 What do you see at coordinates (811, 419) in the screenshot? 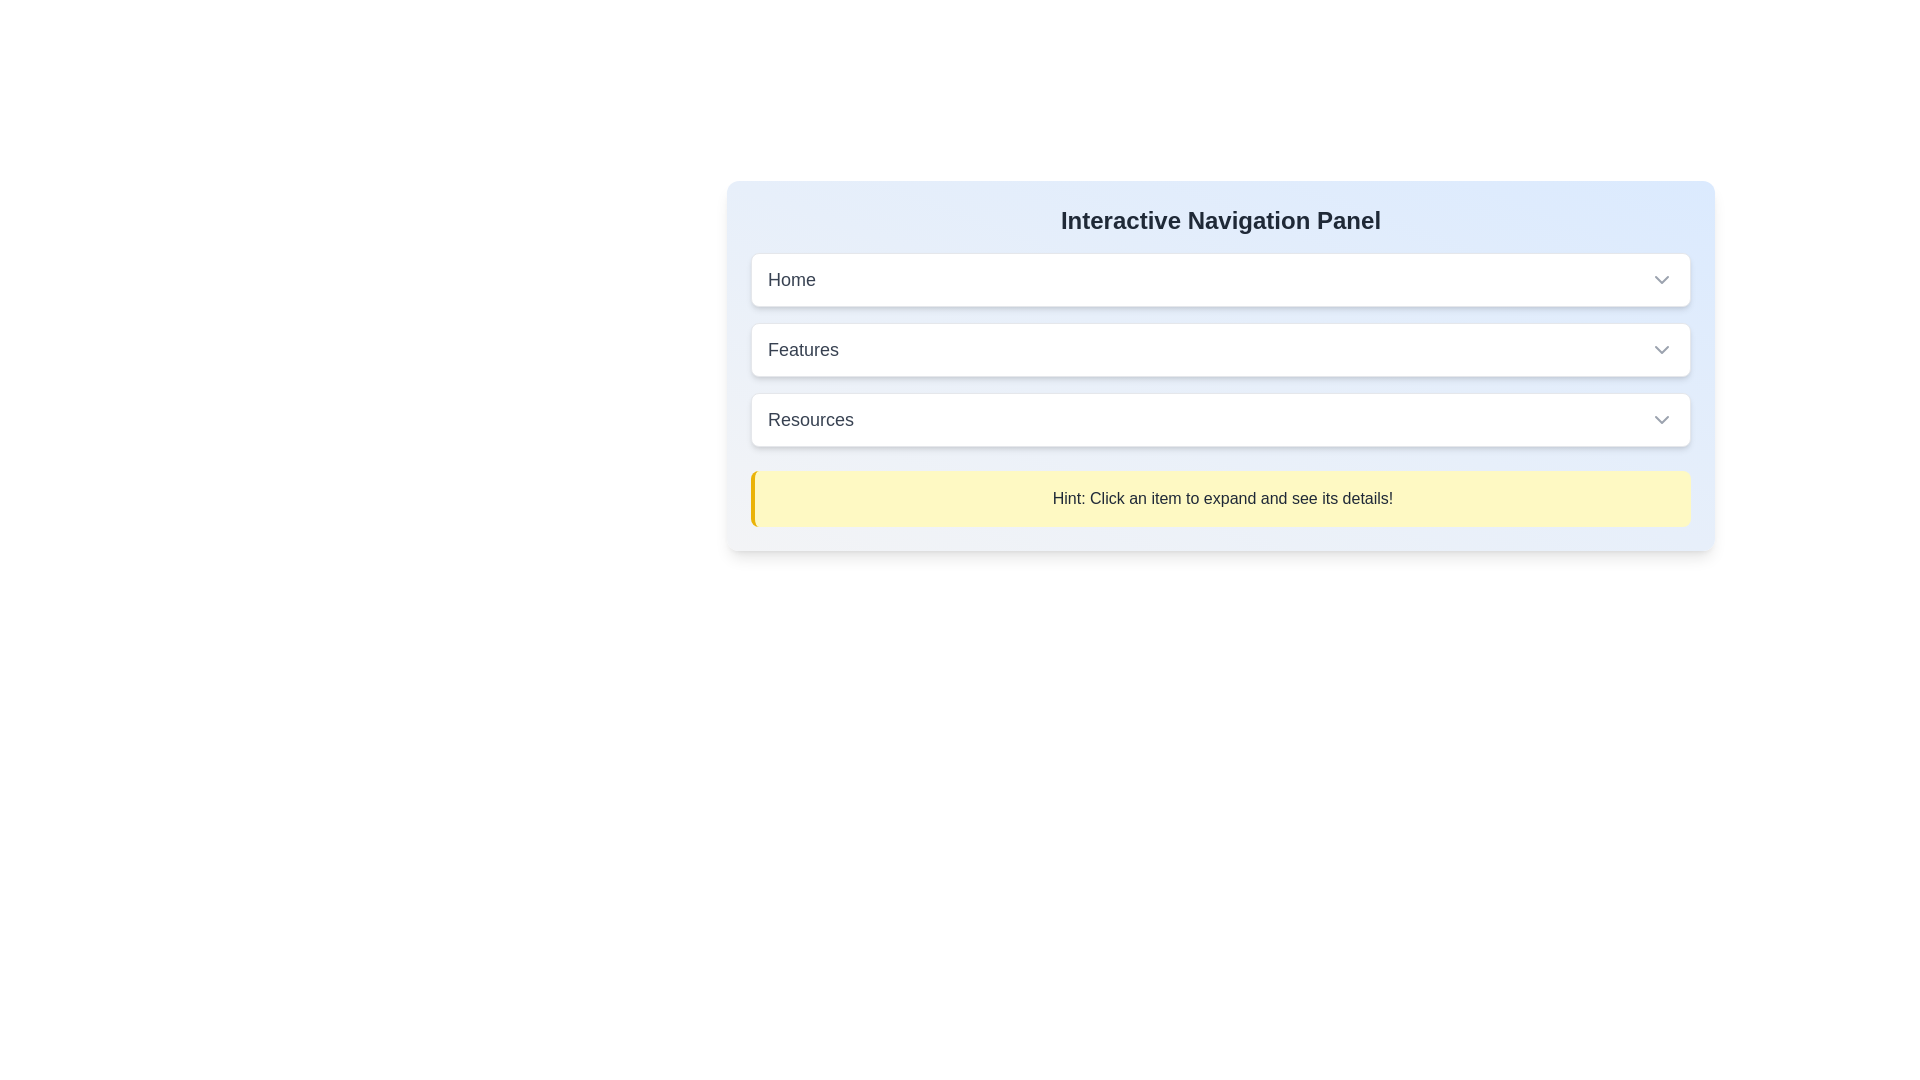
I see `text label 'Resources' which is styled in a large font, colored gray, and is the label of the third item in a vertical navigation panel` at bounding box center [811, 419].